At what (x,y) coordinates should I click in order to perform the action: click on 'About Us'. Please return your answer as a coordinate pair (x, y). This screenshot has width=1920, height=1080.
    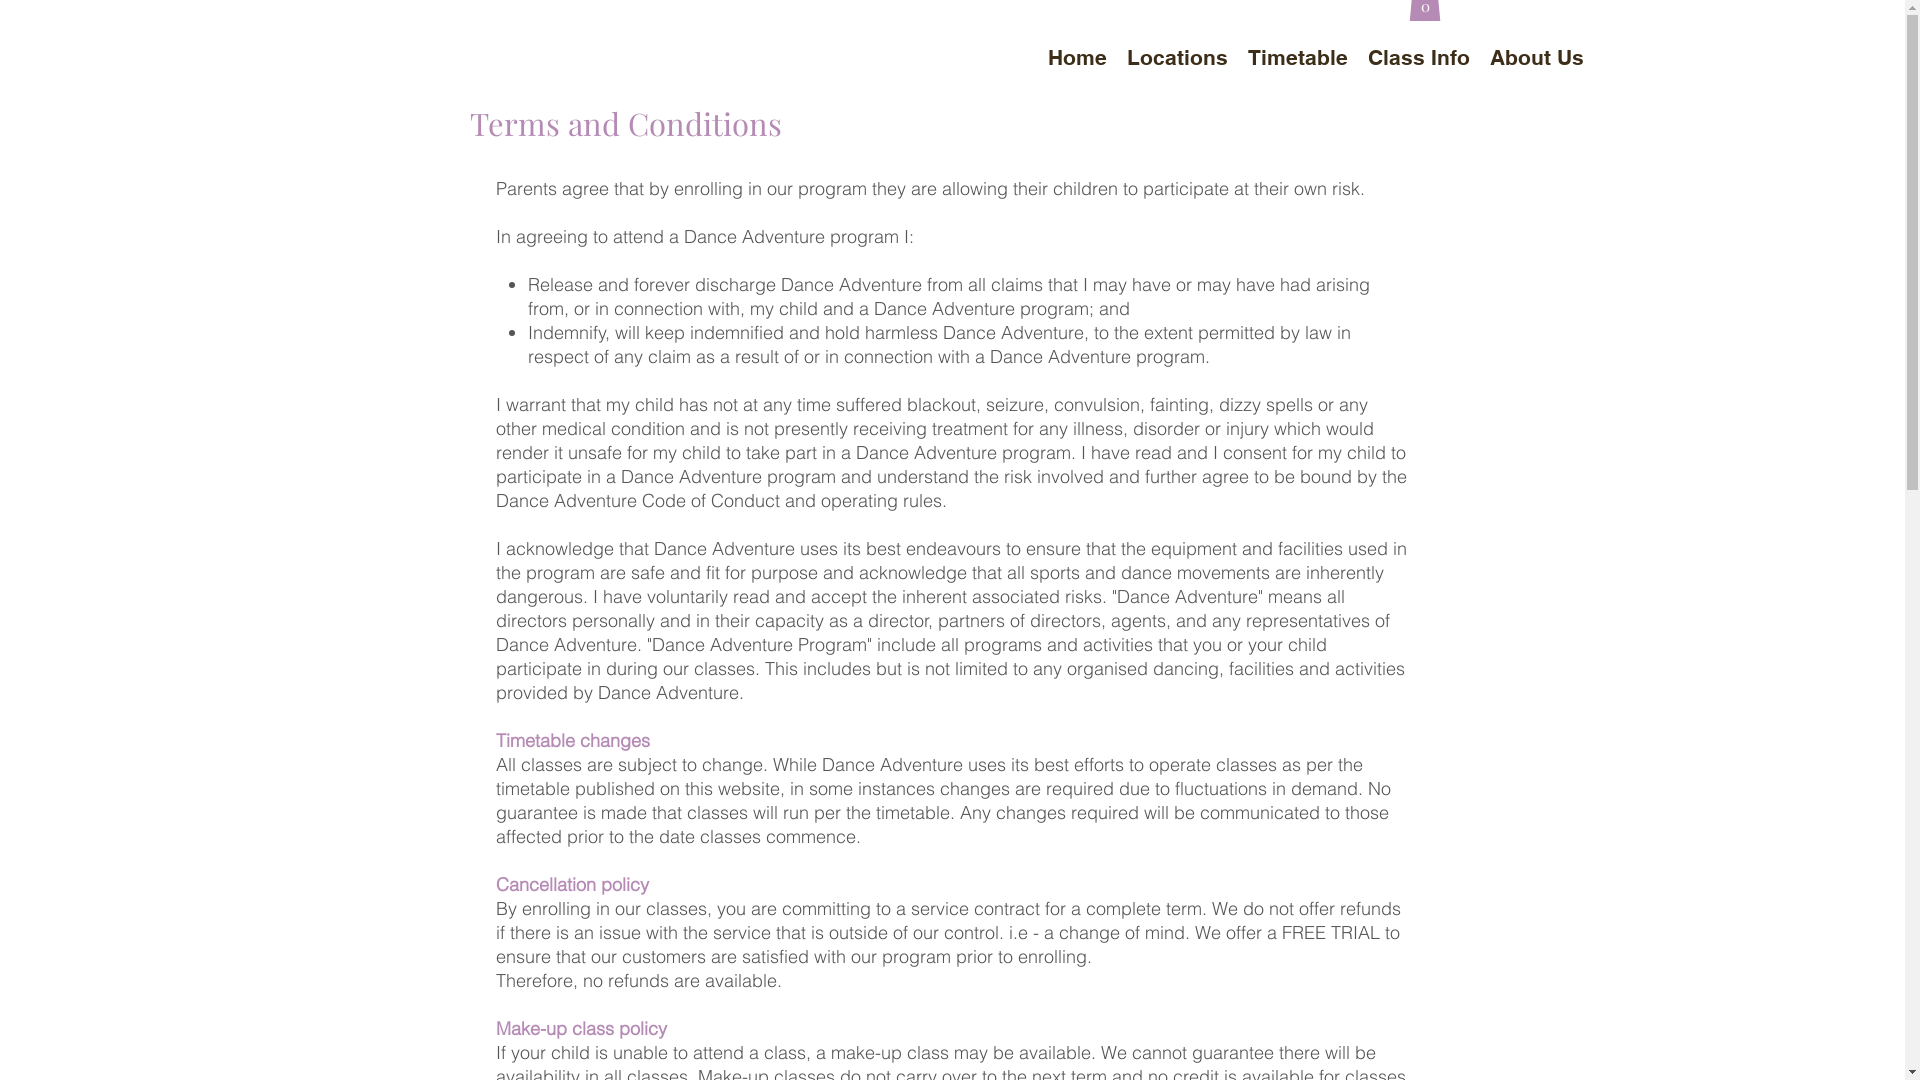
    Looking at the image, I should click on (1479, 56).